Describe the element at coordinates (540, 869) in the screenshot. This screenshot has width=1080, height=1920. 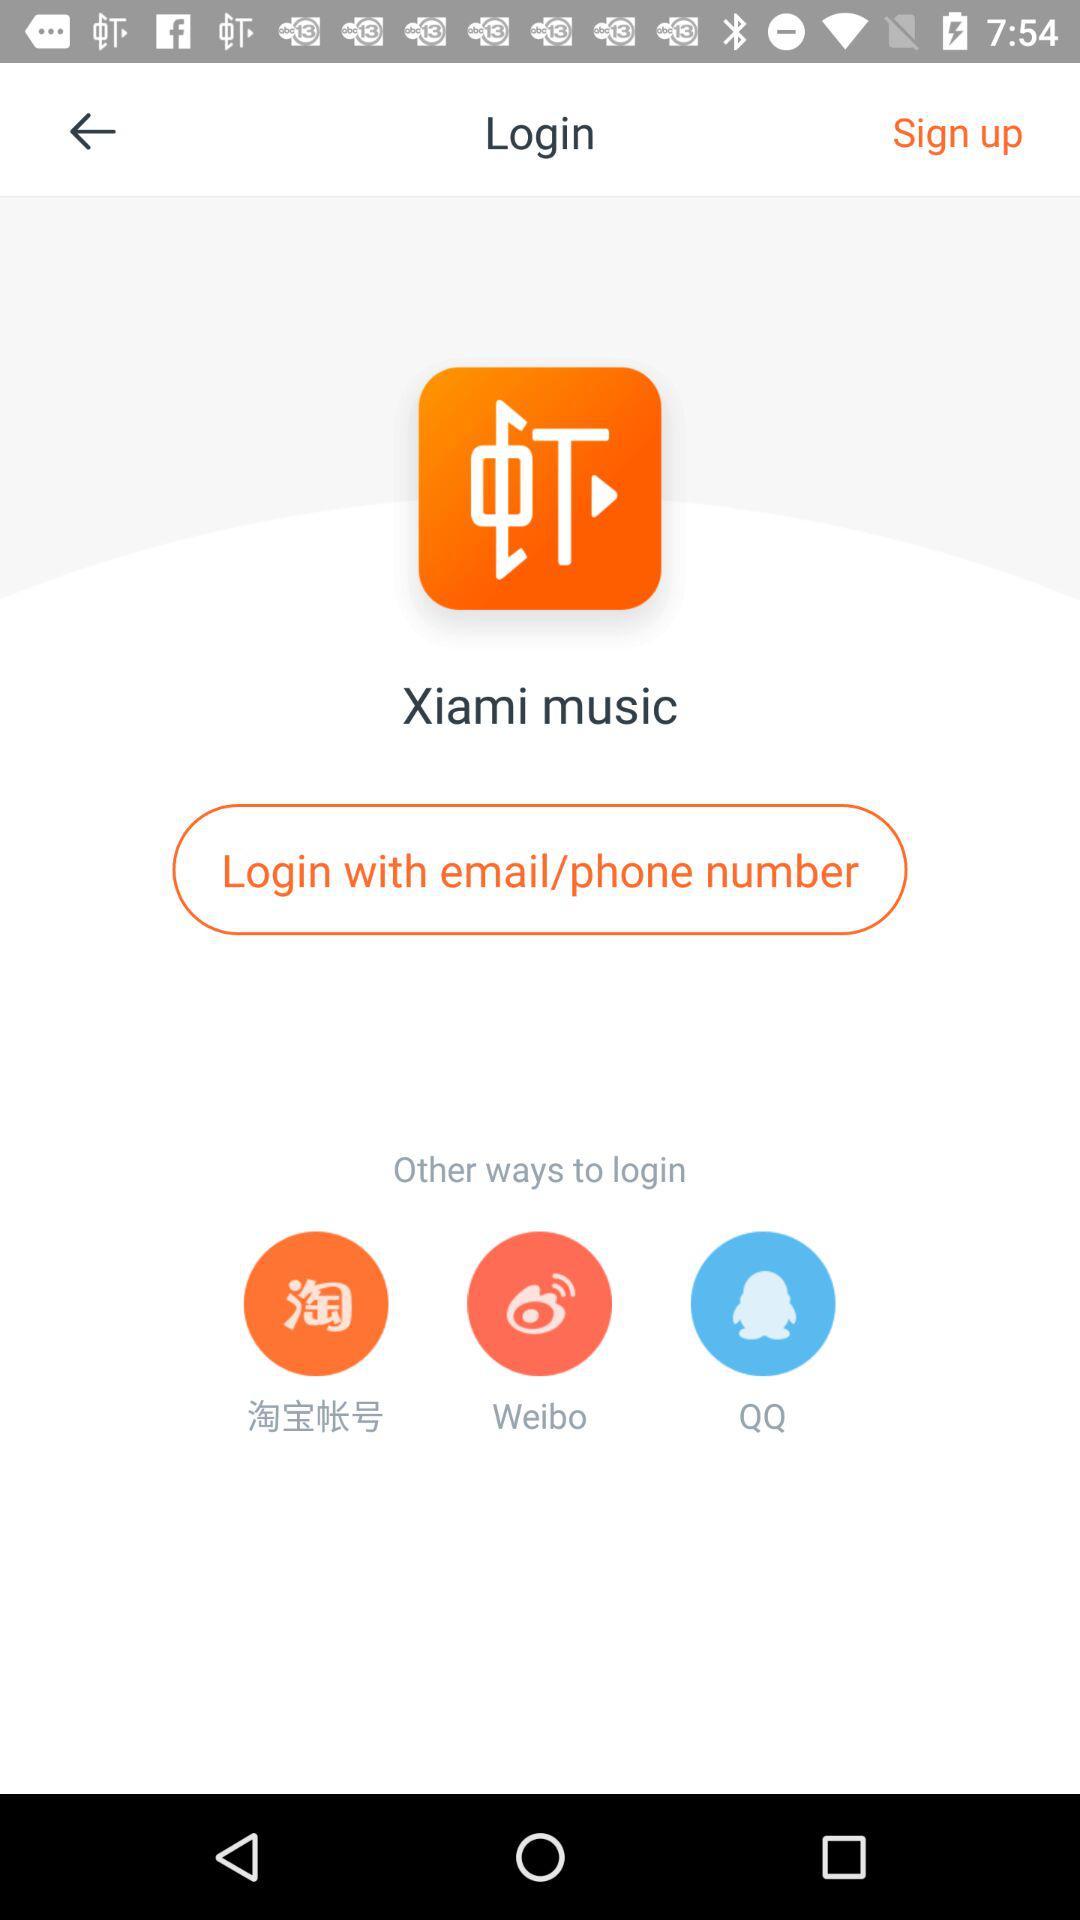
I see `login with email app` at that location.